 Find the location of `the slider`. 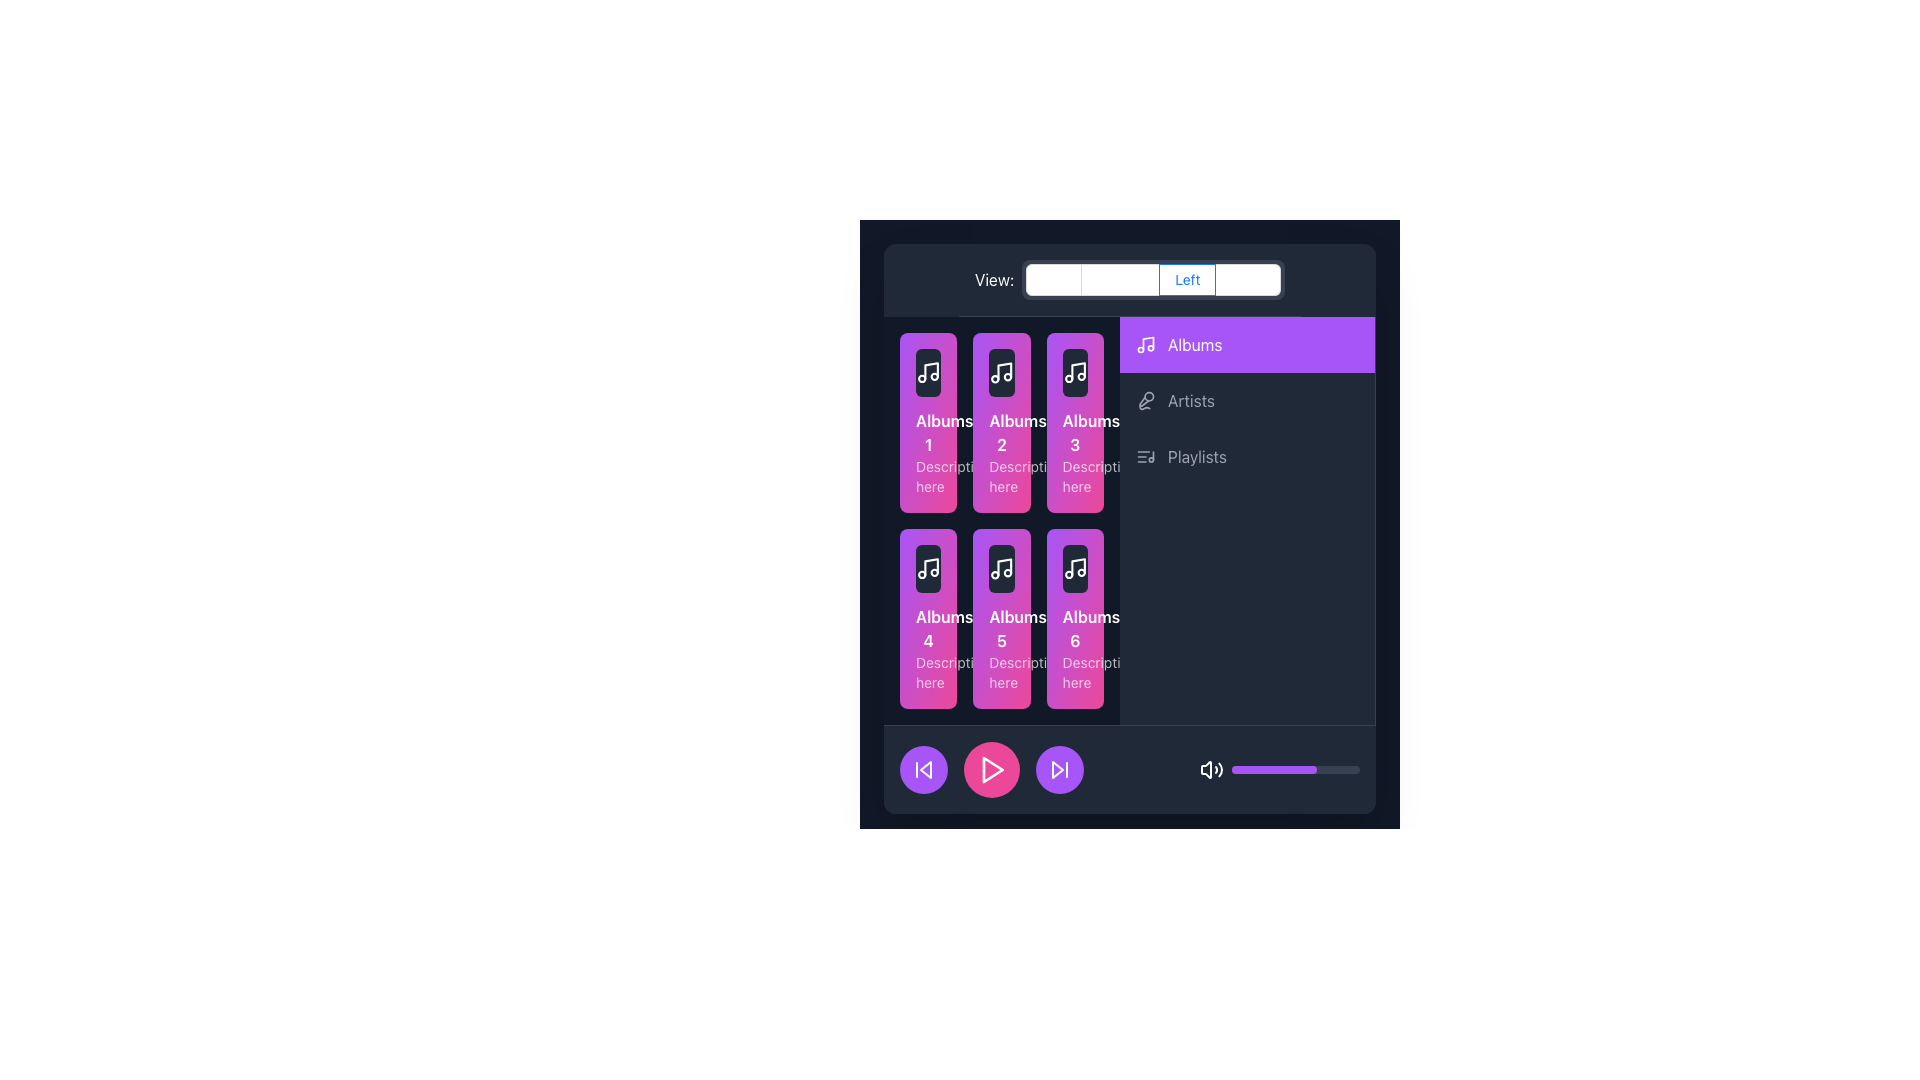

the slider is located at coordinates (1241, 769).